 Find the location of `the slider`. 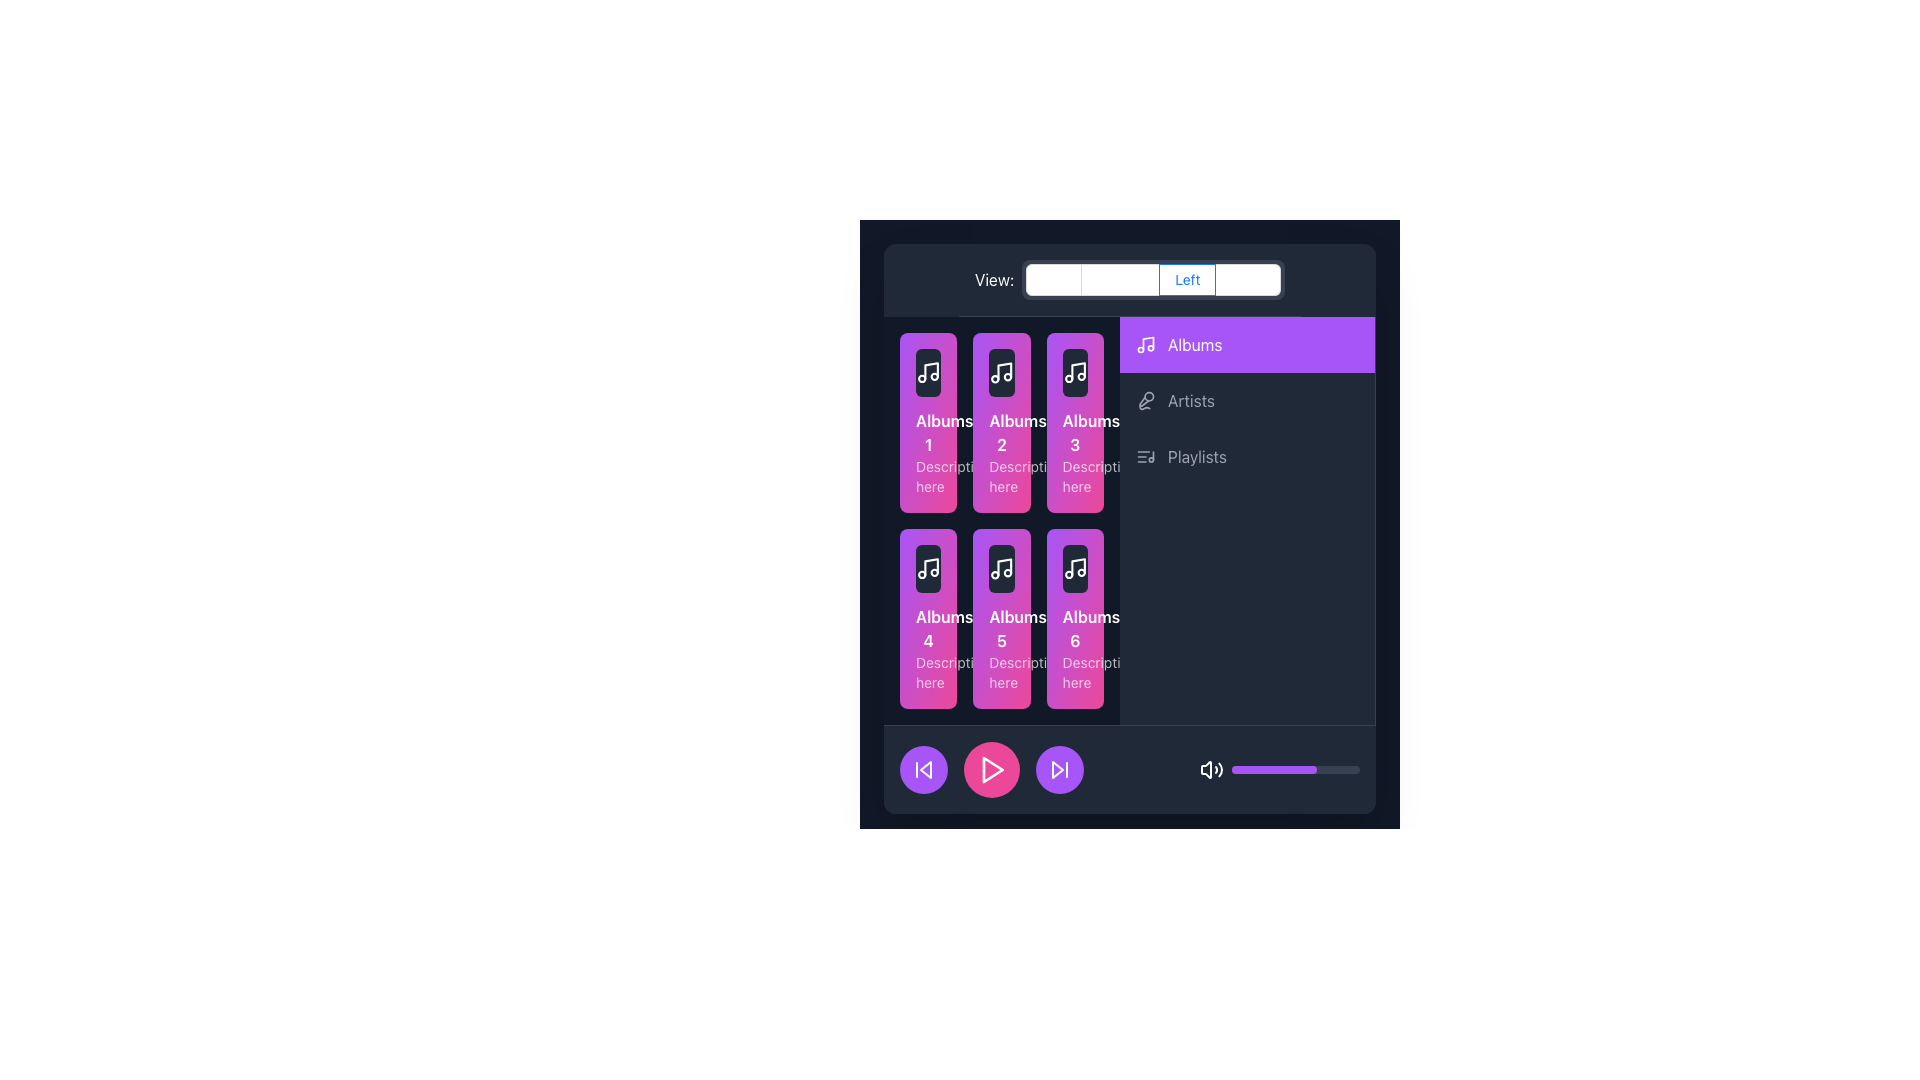

the slider is located at coordinates (1241, 769).